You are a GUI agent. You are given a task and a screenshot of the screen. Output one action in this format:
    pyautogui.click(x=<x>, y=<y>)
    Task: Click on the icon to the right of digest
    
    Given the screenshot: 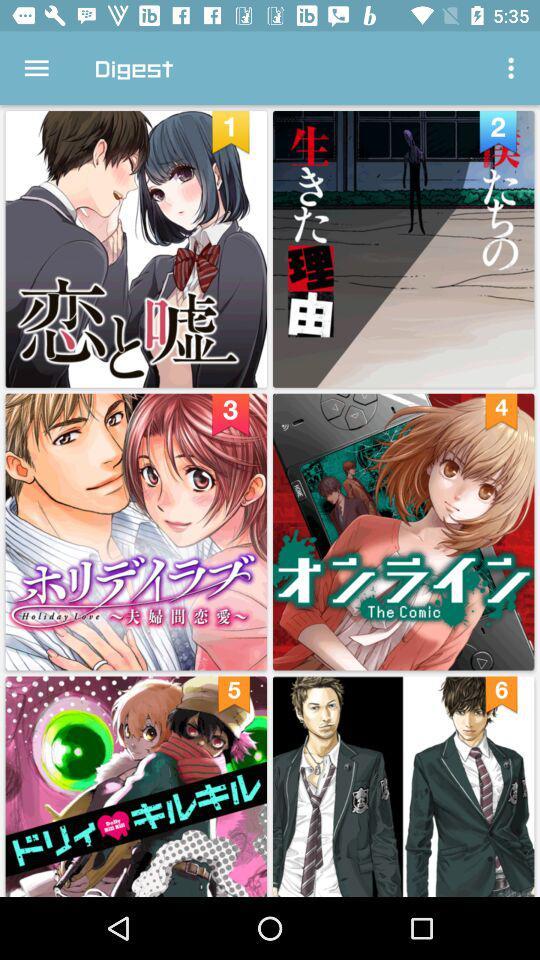 What is the action you would take?
    pyautogui.click(x=513, y=68)
    